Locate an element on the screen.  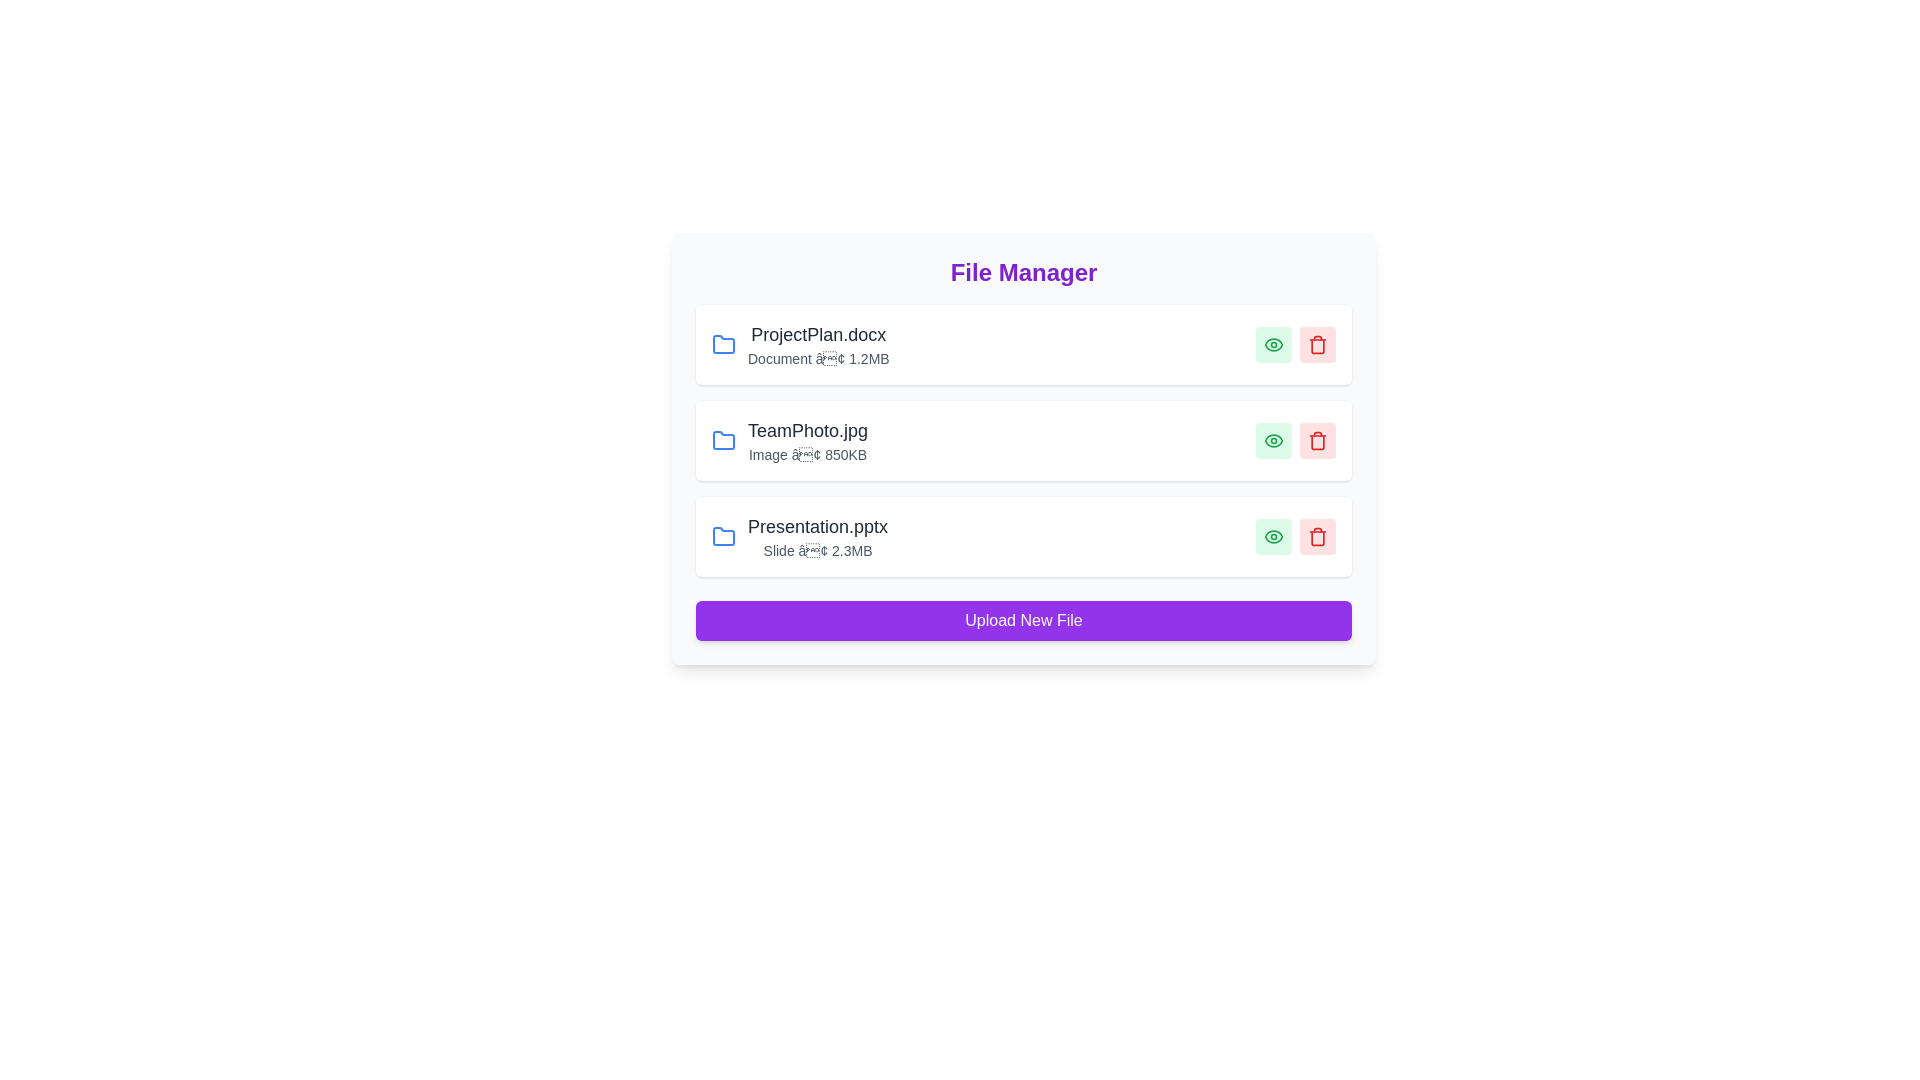
the folder icon for ProjectPlan.docx to navigate into its folder is located at coordinates (723, 343).